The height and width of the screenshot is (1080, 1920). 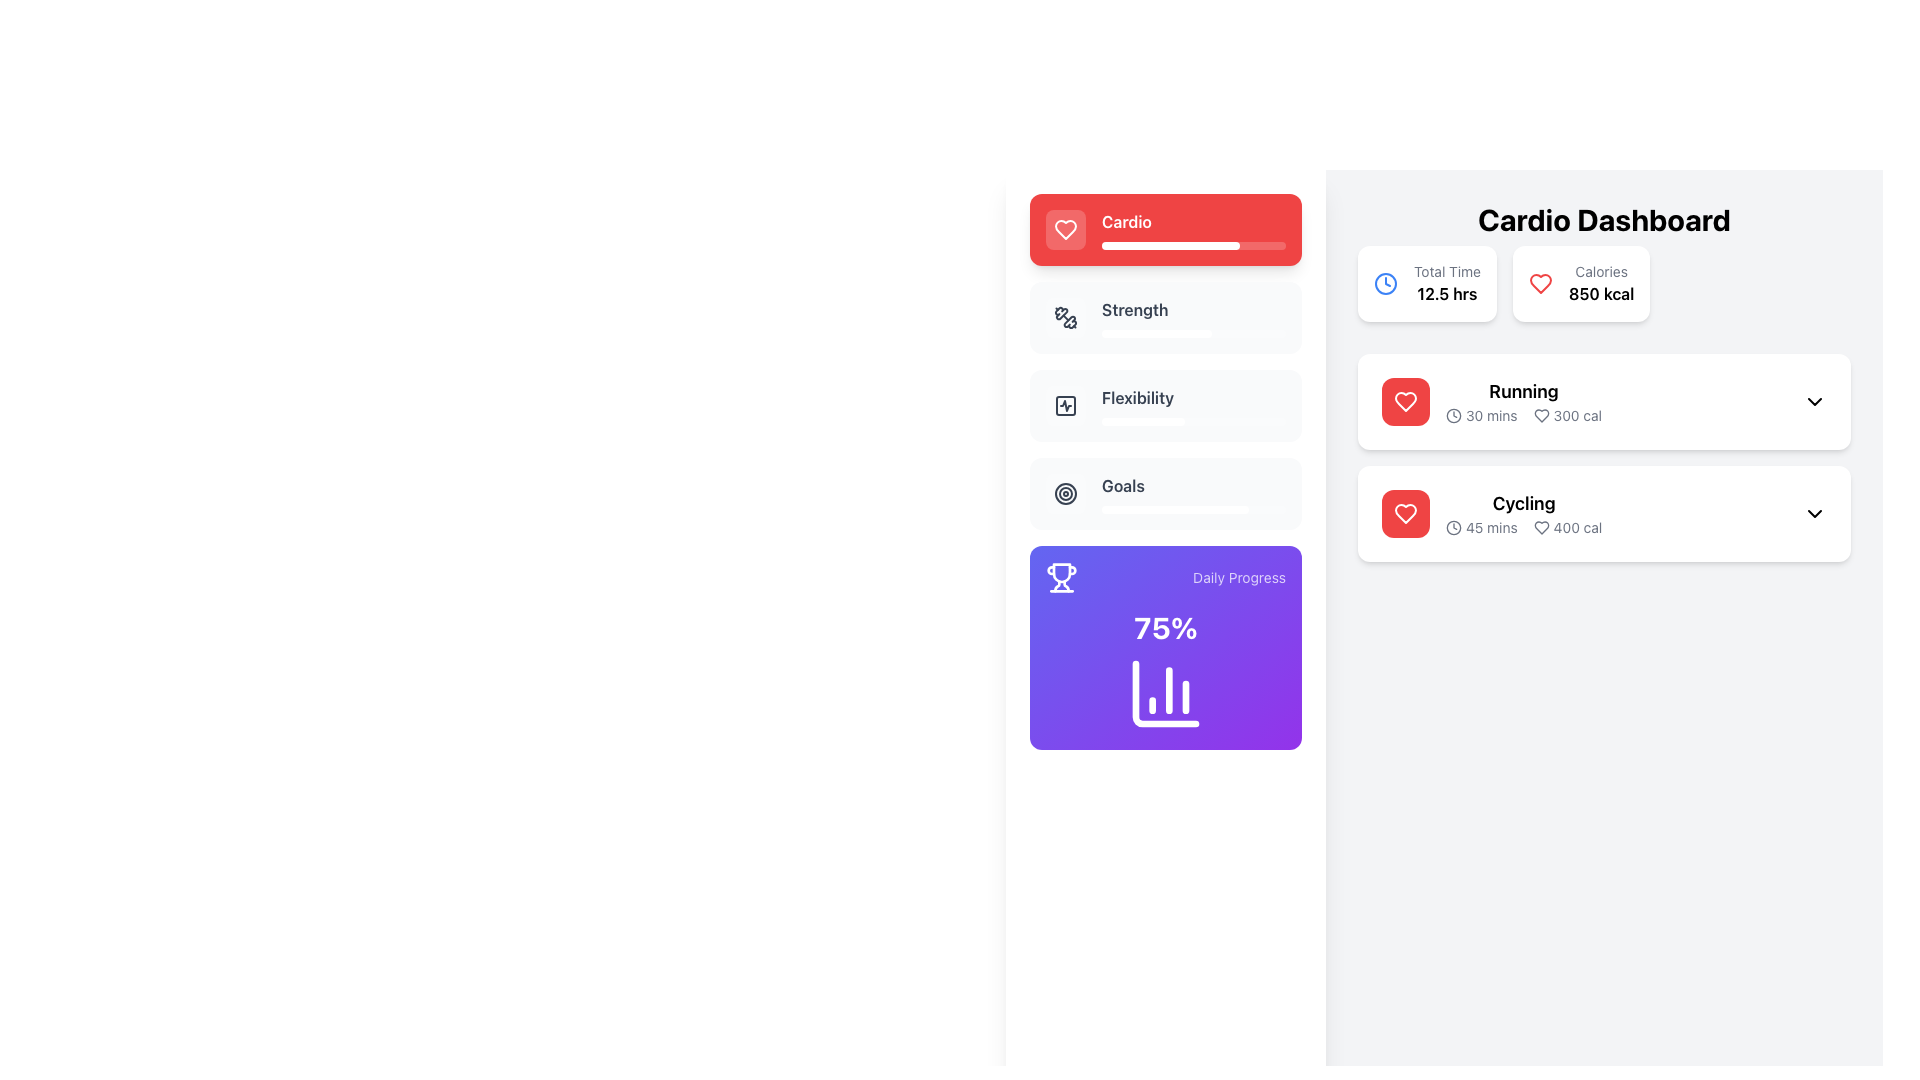 I want to click on the duration information displayed in the Text with accompanying icon located in the second card of the 'Cardio Dashboard', positioned below the 'Running' label and above the '300 cal' text, so click(x=1481, y=415).